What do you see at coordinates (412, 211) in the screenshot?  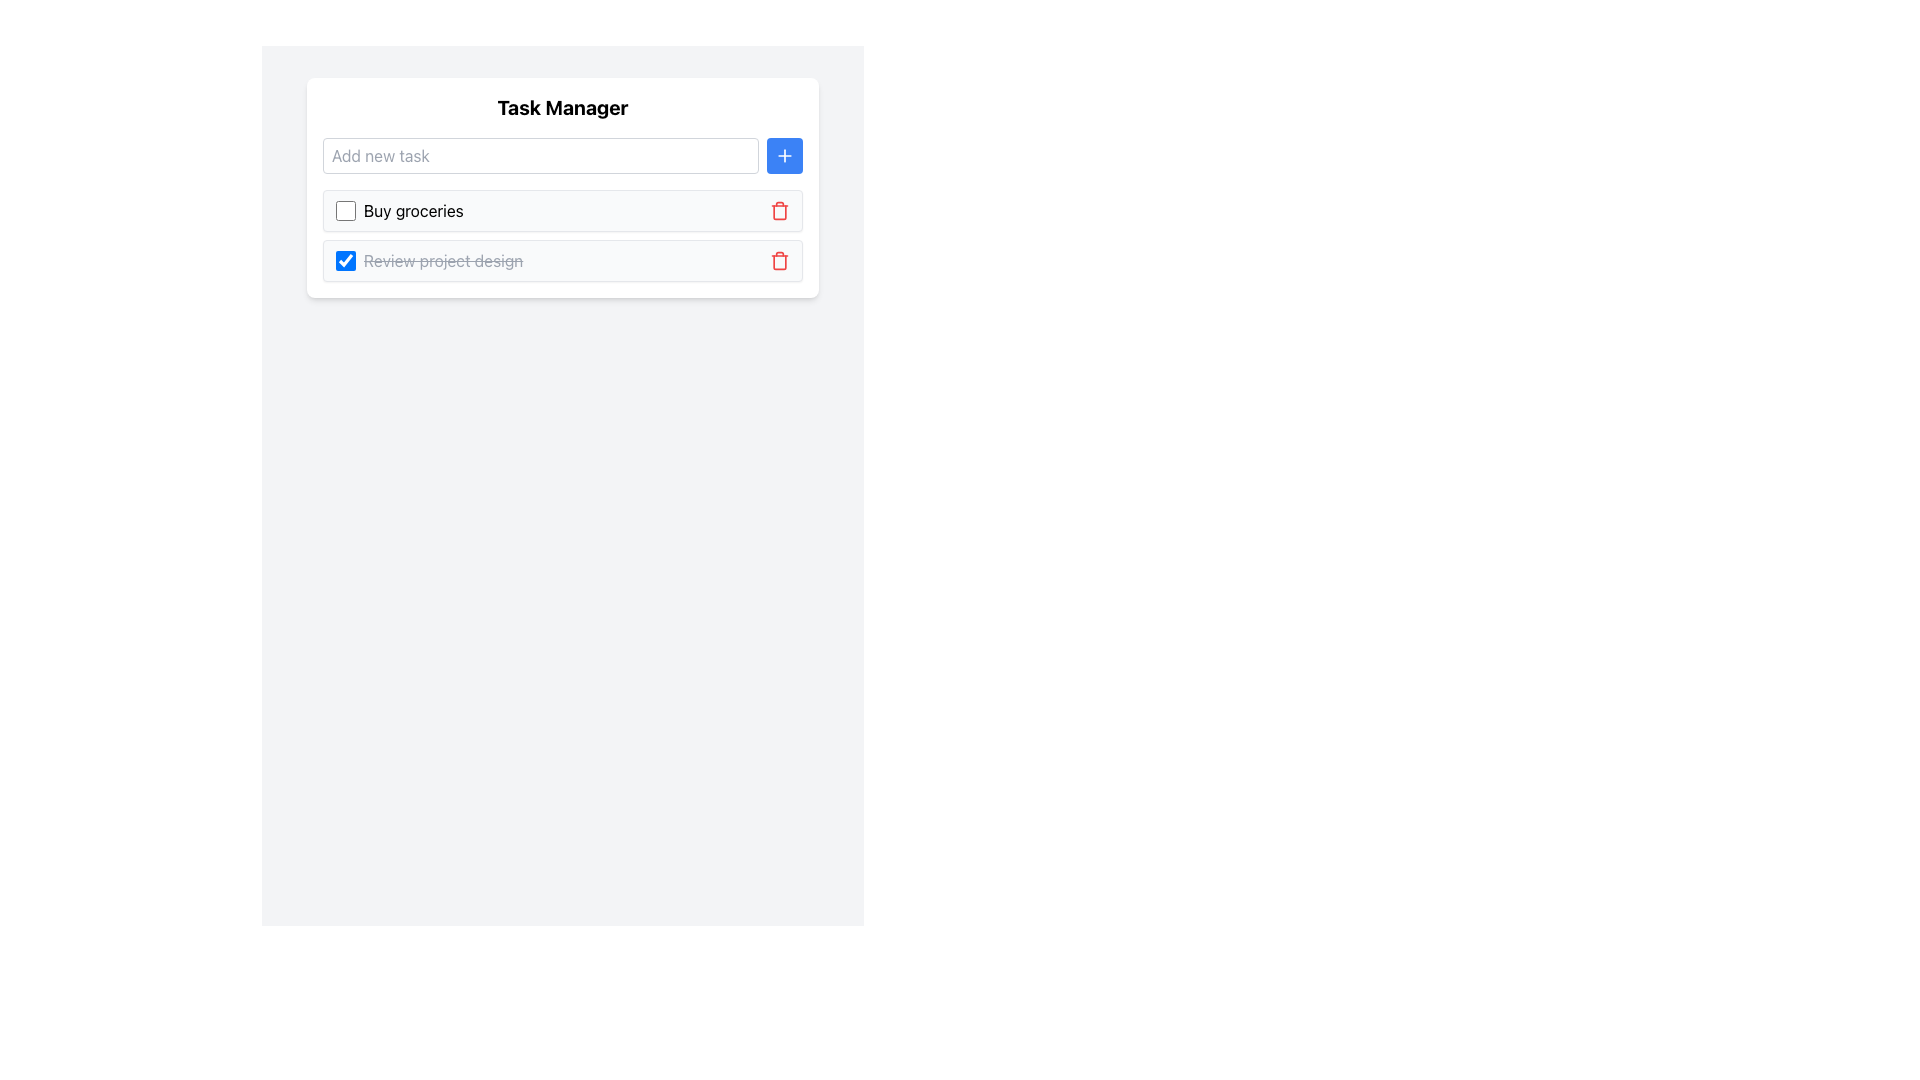 I see `plain text label that reads 'Buy groceries', located to the right of a checkbox in the second task row of the task list interface` at bounding box center [412, 211].